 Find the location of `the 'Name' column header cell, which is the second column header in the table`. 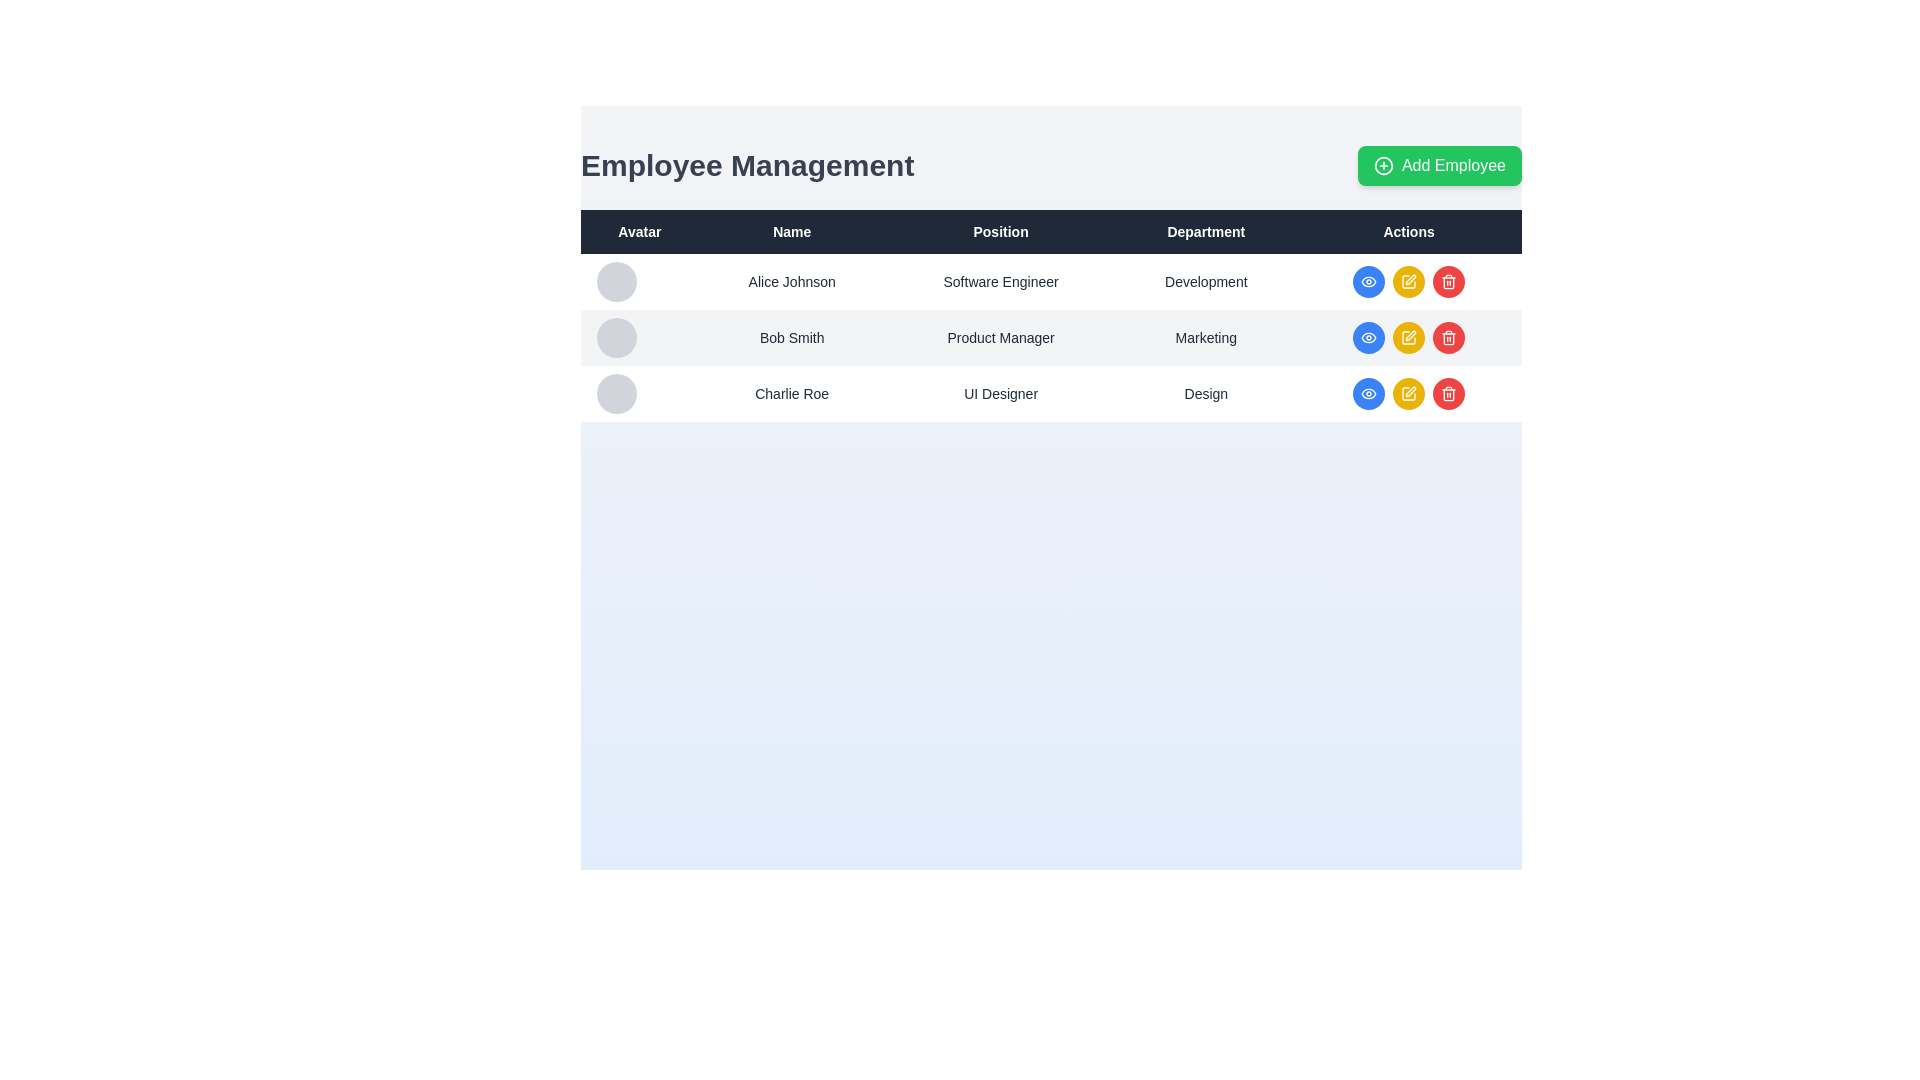

the 'Name' column header cell, which is the second column header in the table is located at coordinates (791, 230).